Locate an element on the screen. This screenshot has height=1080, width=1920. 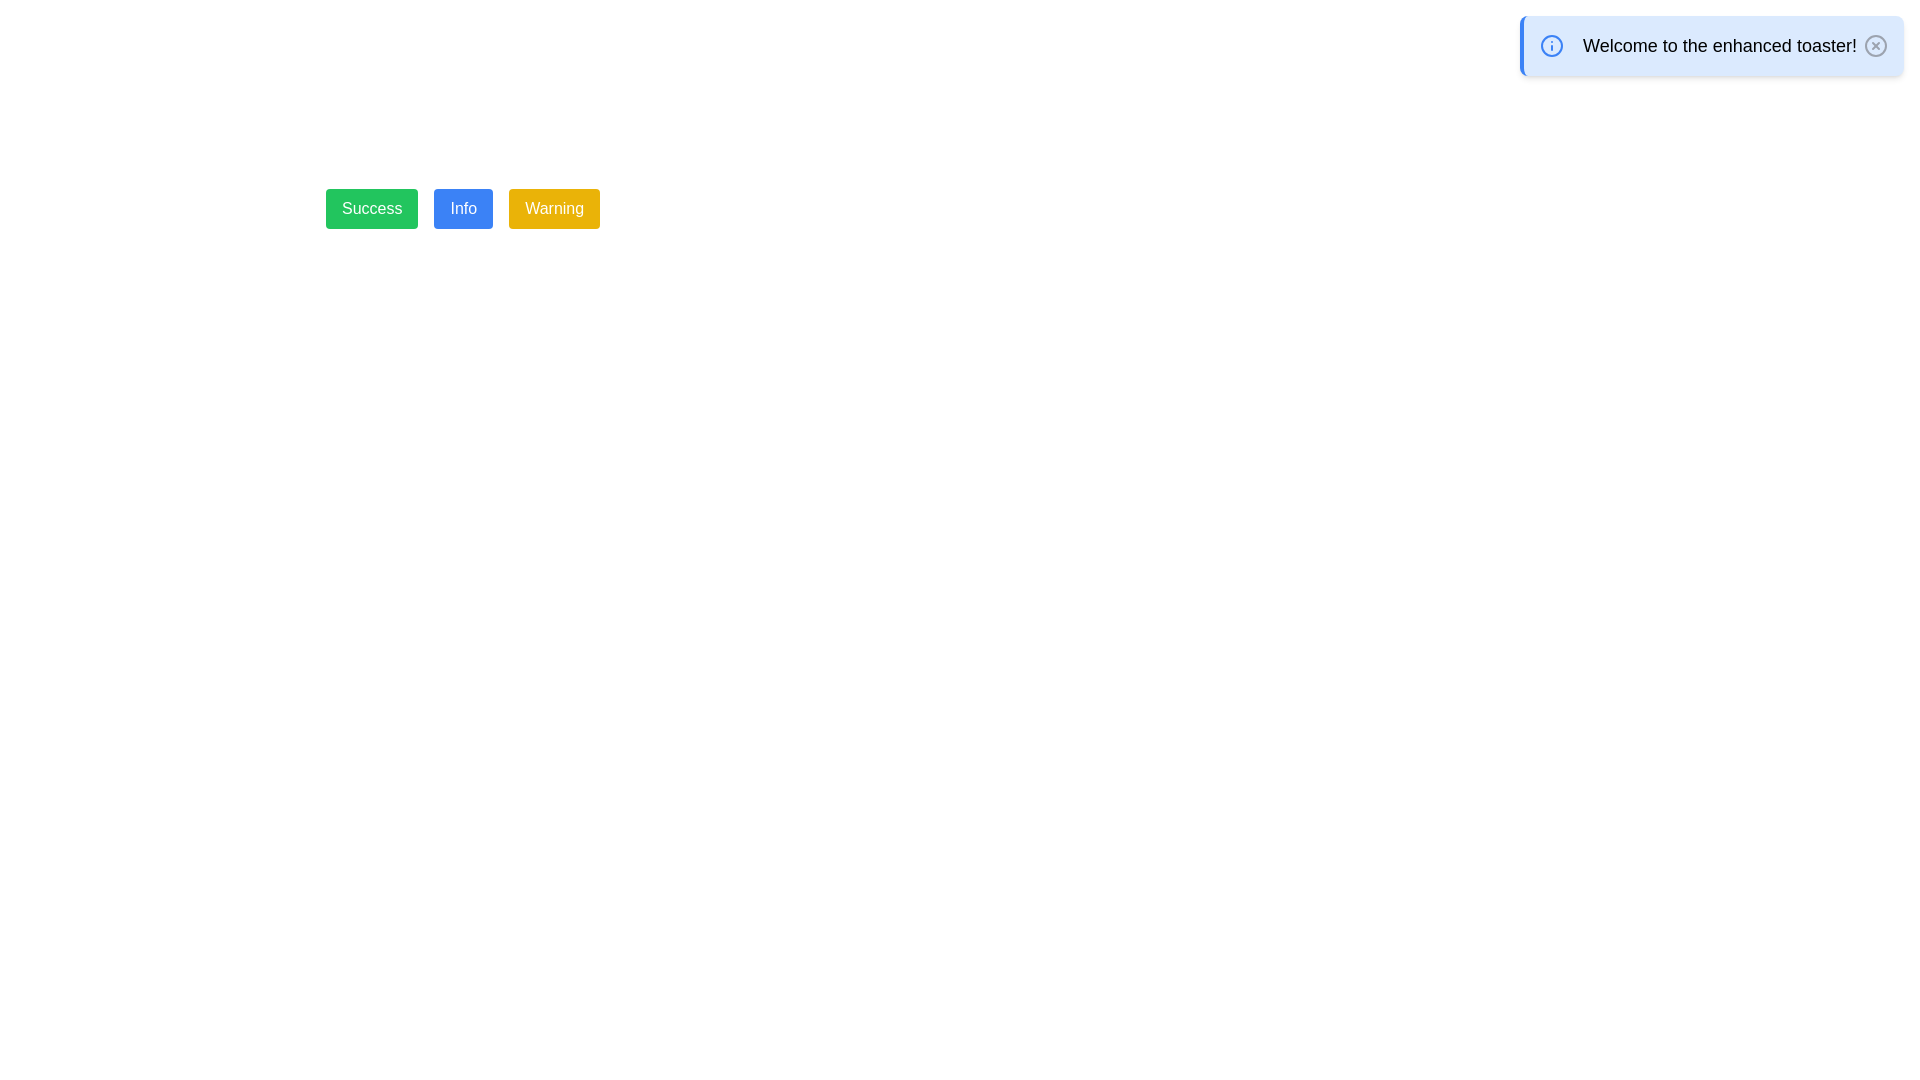
the blue circular informational icon with an 'i' symbol, located in the top right corner of the interface, to the left of the text 'Welcome to the enhanced toaster!' within a light blue notification box is located at coordinates (1550, 45).